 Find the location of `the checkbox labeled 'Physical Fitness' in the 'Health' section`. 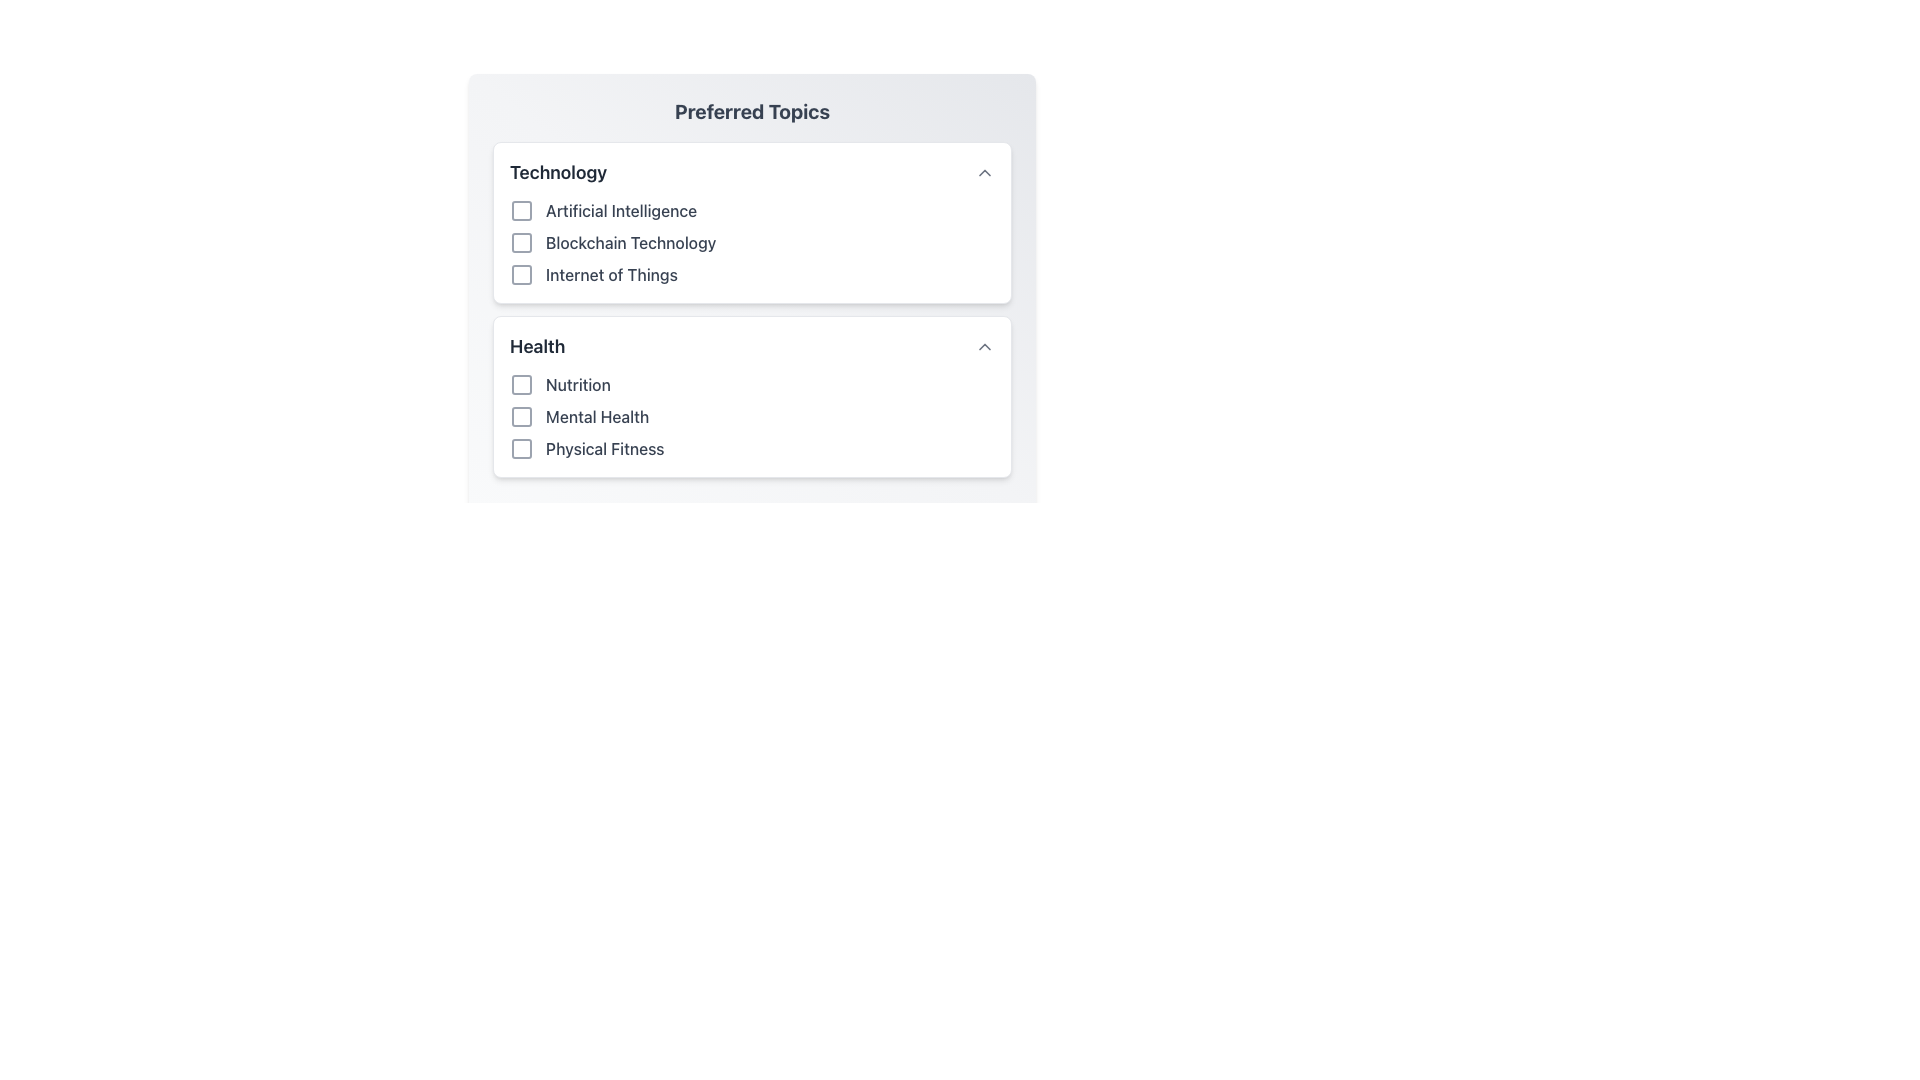

the checkbox labeled 'Physical Fitness' in the 'Health' section is located at coordinates (751, 447).